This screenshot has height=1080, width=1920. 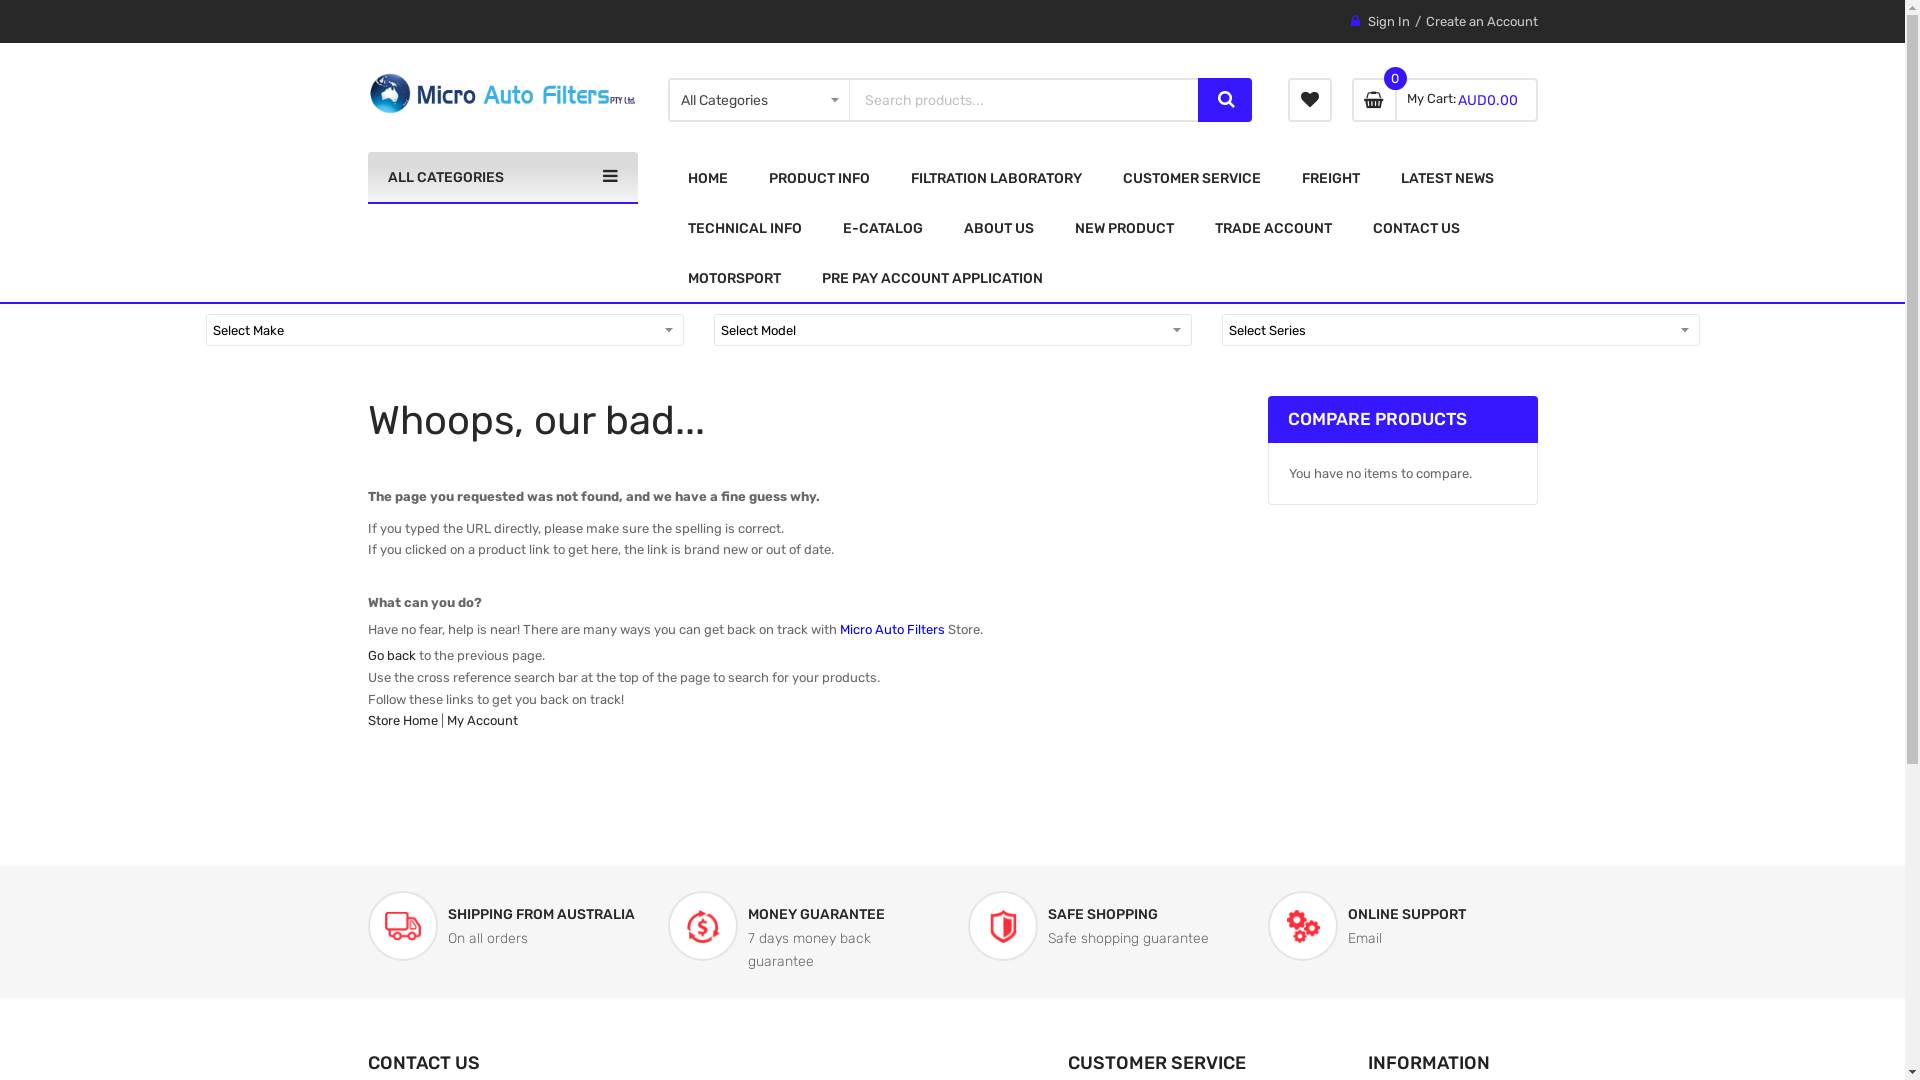 I want to click on 'TRADE ACCOUNT', so click(x=1271, y=226).